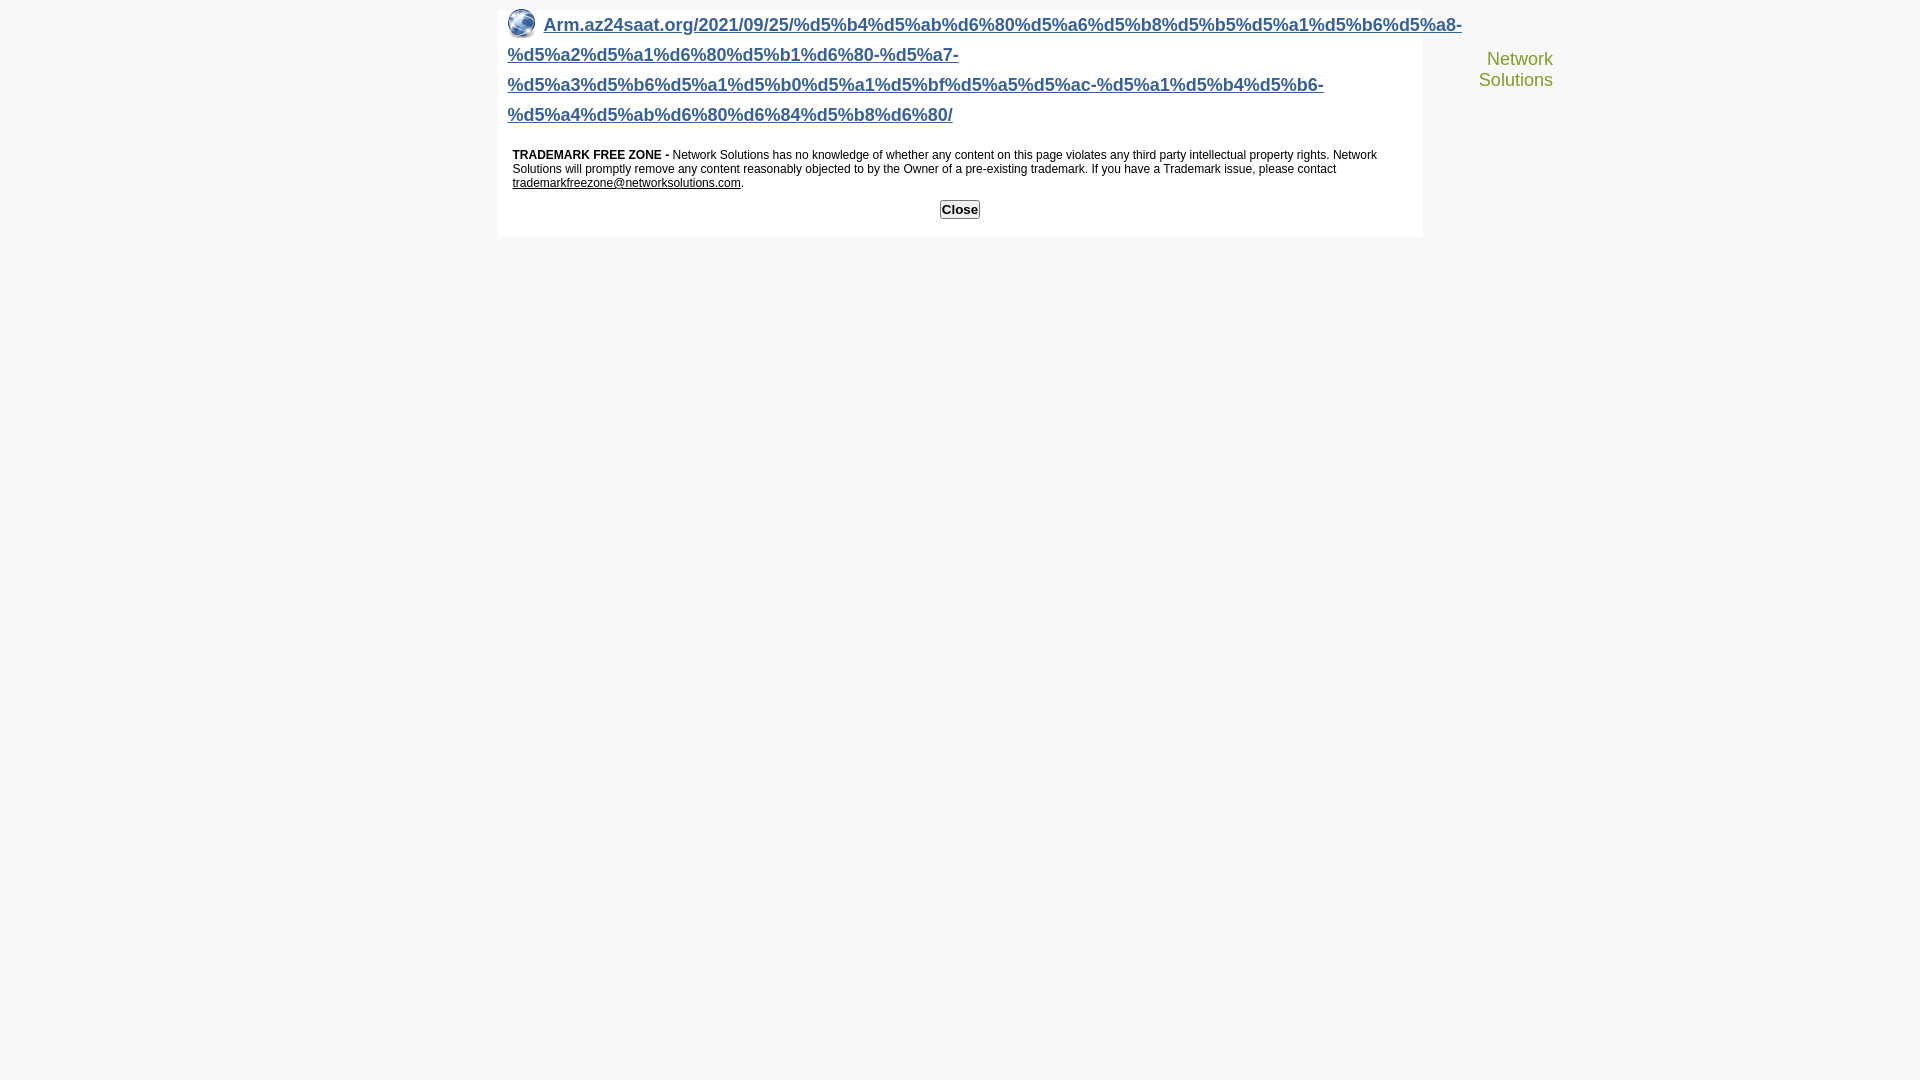 Image resolution: width=1920 pixels, height=1080 pixels. Describe the element at coordinates (1507, 68) in the screenshot. I see `'Network Solutions'` at that location.